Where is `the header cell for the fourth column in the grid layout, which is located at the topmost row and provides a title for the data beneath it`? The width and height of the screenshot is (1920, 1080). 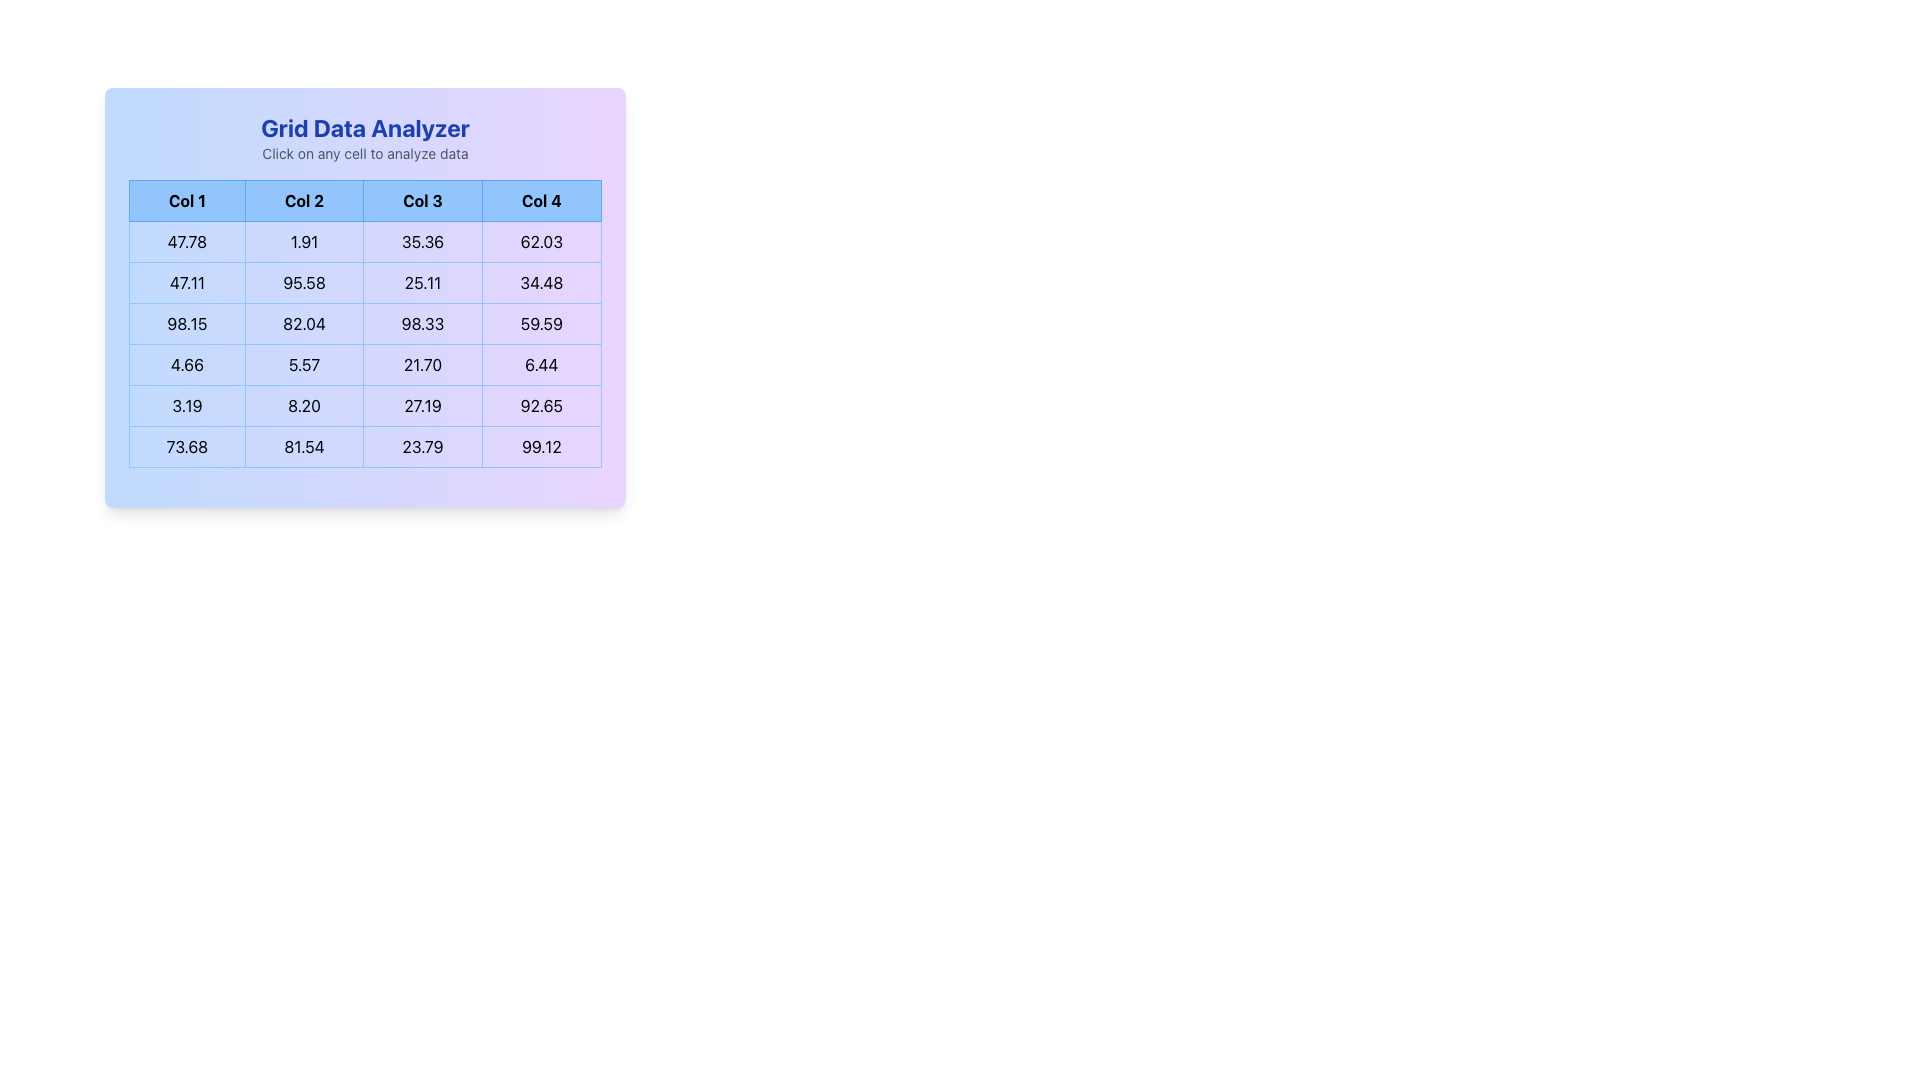
the header cell for the fourth column in the grid layout, which is located at the topmost row and provides a title for the data beneath it is located at coordinates (541, 200).